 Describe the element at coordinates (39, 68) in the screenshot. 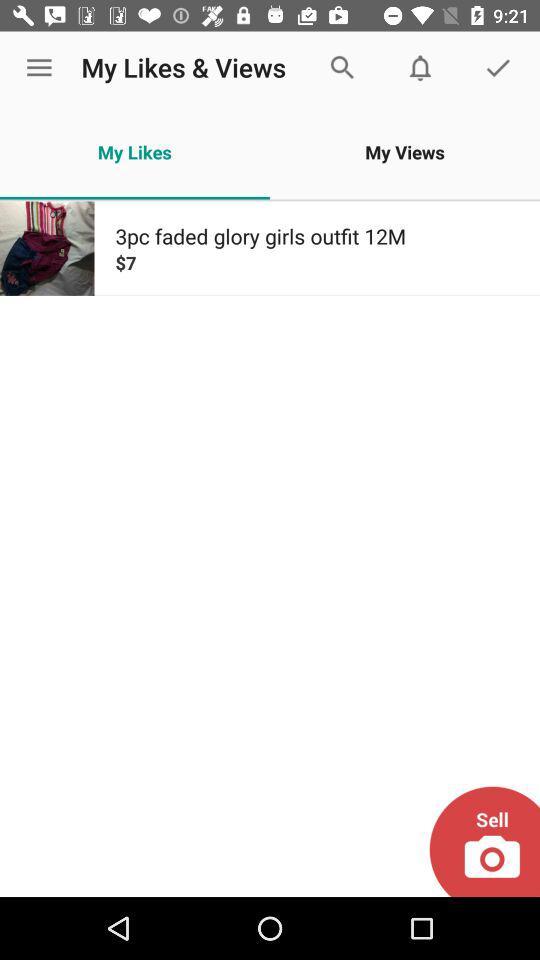

I see `the icon next to my likes & views app` at that location.